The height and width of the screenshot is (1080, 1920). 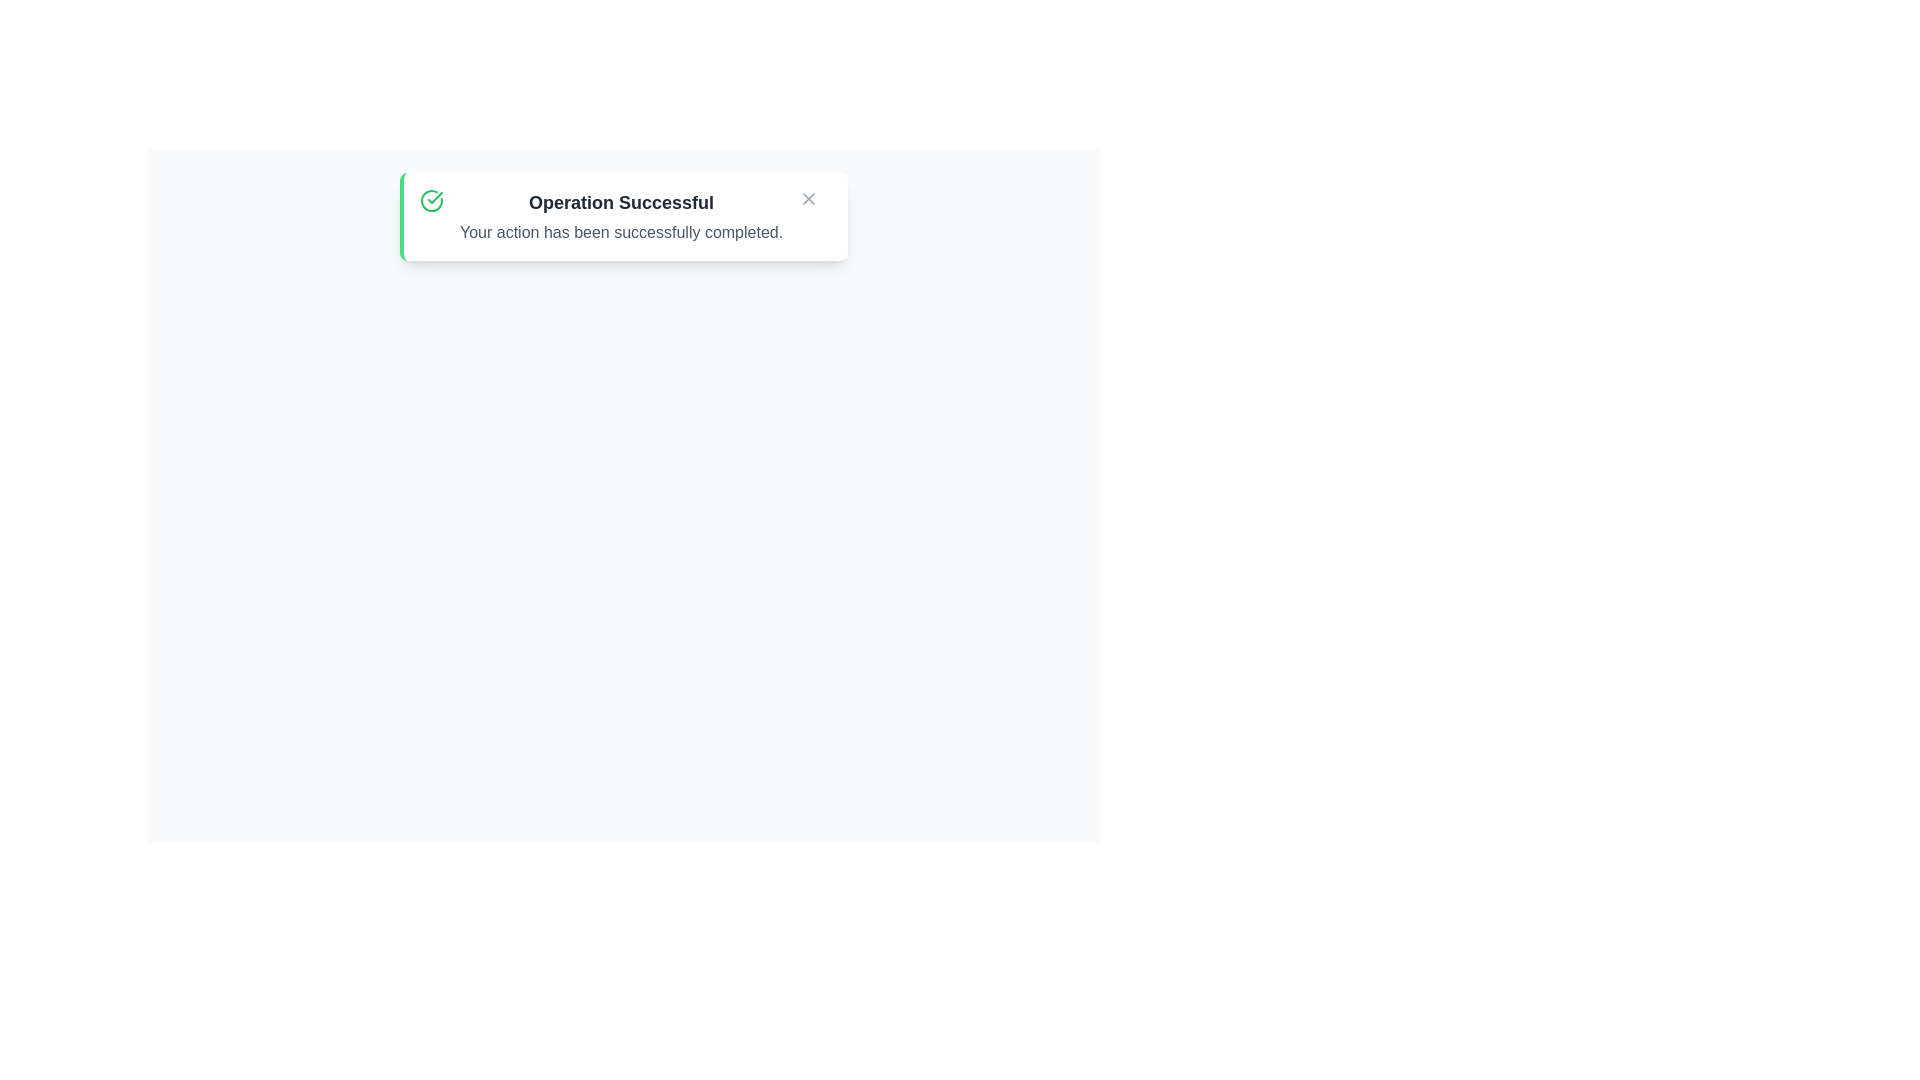 What do you see at coordinates (431, 200) in the screenshot?
I see `the circular green-bordered icon with a checkmark, which symbolizes confirmation or success, located to the left of the notification area containing the text 'Operation Successful'` at bounding box center [431, 200].